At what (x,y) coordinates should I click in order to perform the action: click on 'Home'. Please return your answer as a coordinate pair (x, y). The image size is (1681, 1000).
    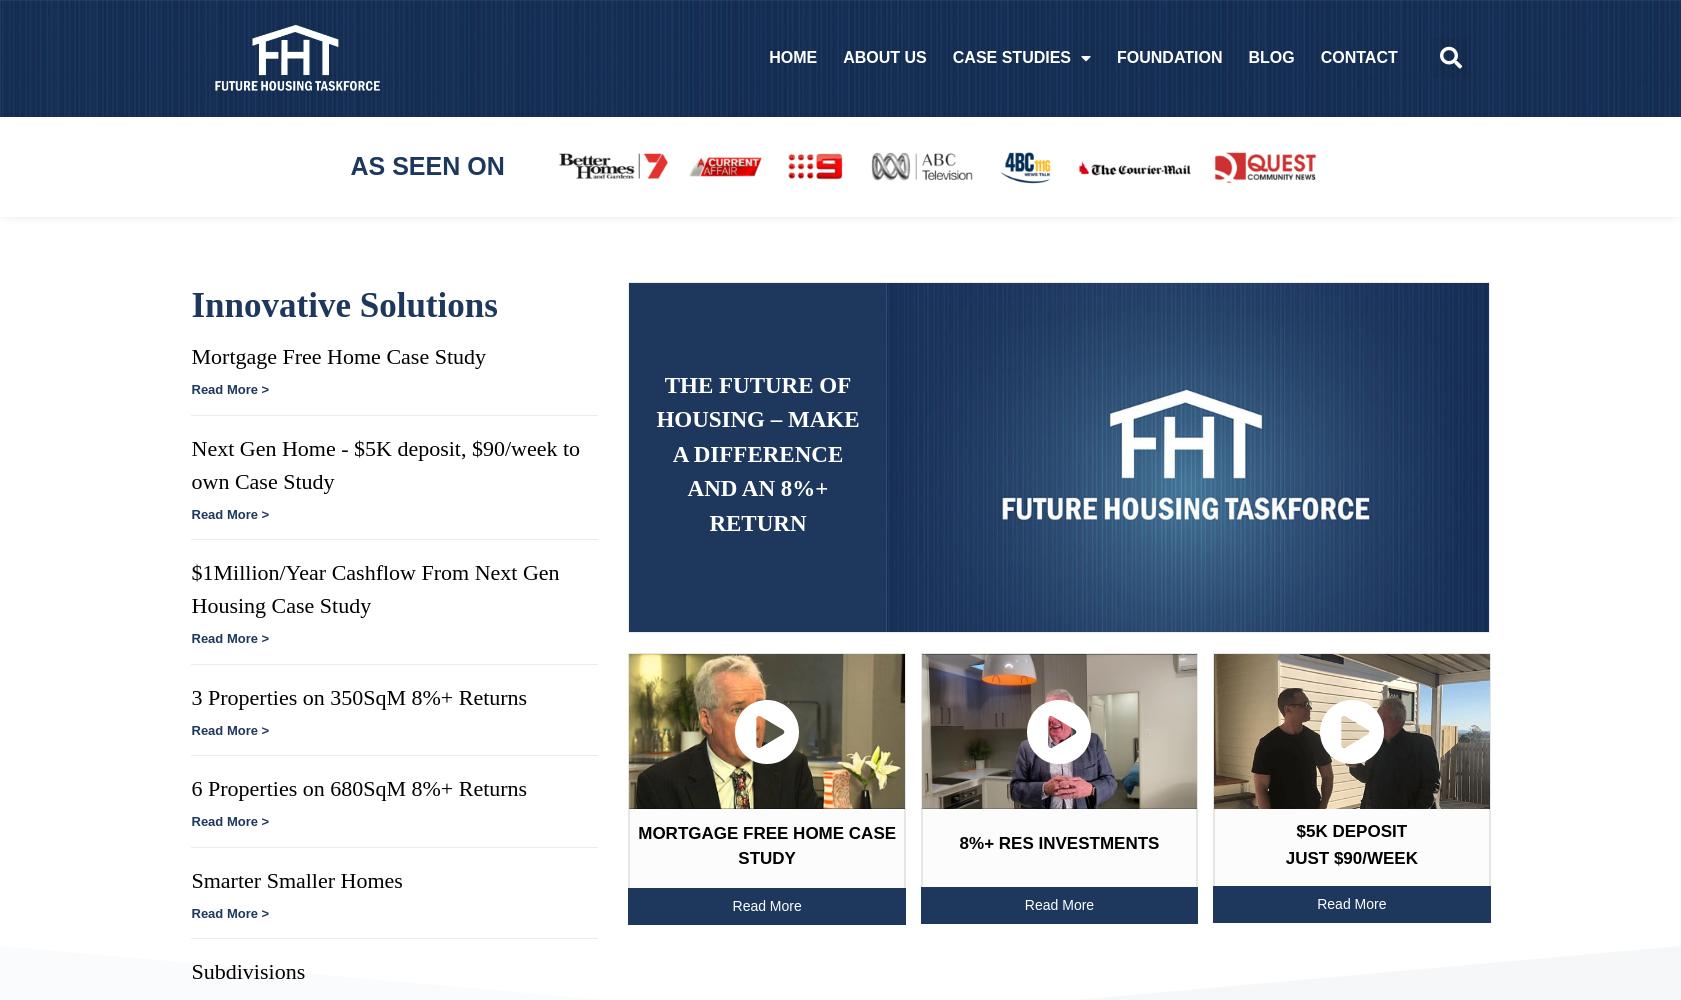
    Looking at the image, I should click on (784, 58).